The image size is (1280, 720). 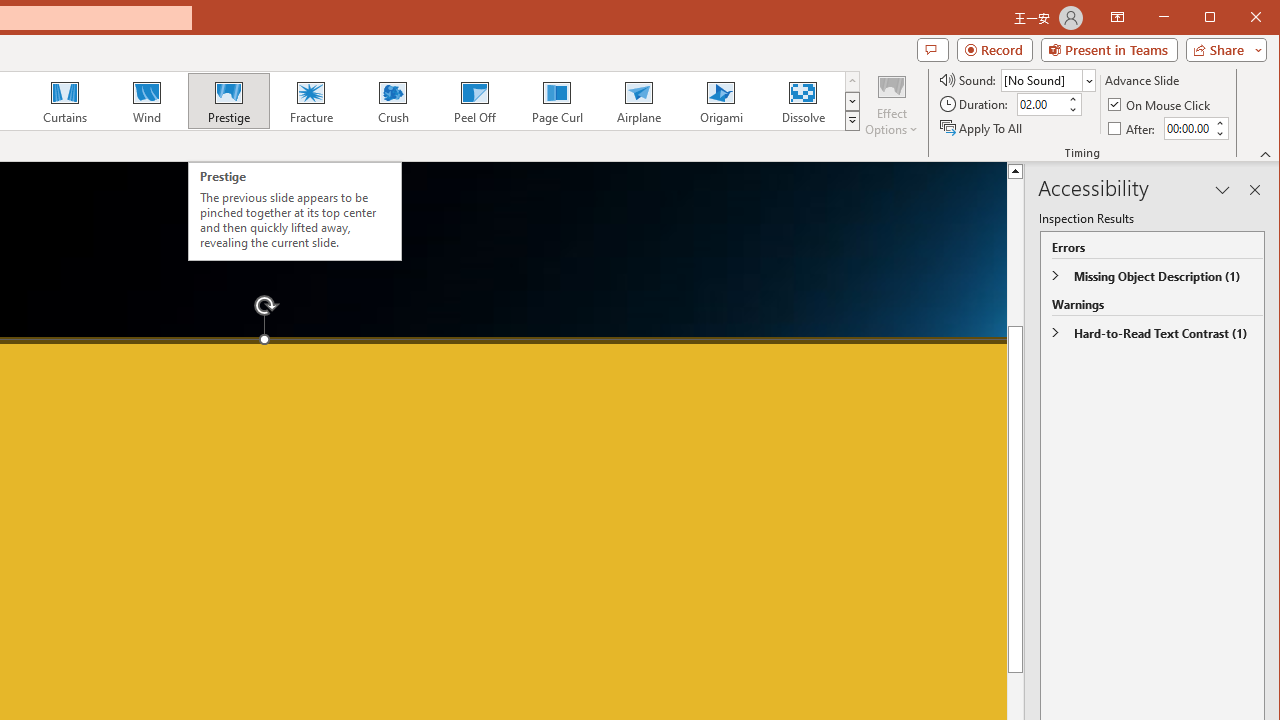 What do you see at coordinates (1160, 104) in the screenshot?
I see `'On Mouse Click'` at bounding box center [1160, 104].